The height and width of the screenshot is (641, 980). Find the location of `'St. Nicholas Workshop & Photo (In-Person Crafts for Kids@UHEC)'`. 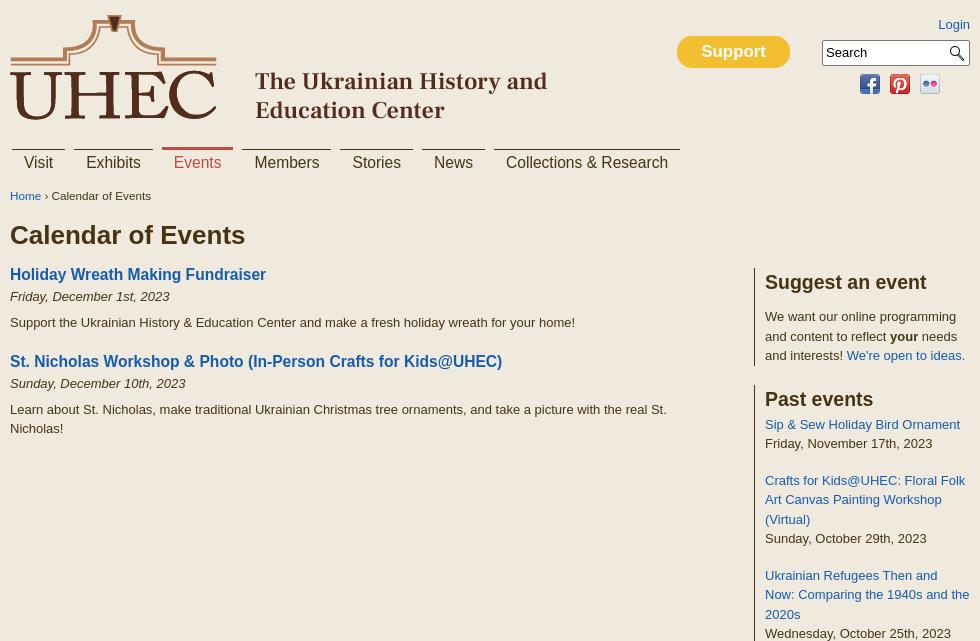

'St. Nicholas Workshop & Photo (In-Person Crafts for Kids@UHEC)' is located at coordinates (255, 359).